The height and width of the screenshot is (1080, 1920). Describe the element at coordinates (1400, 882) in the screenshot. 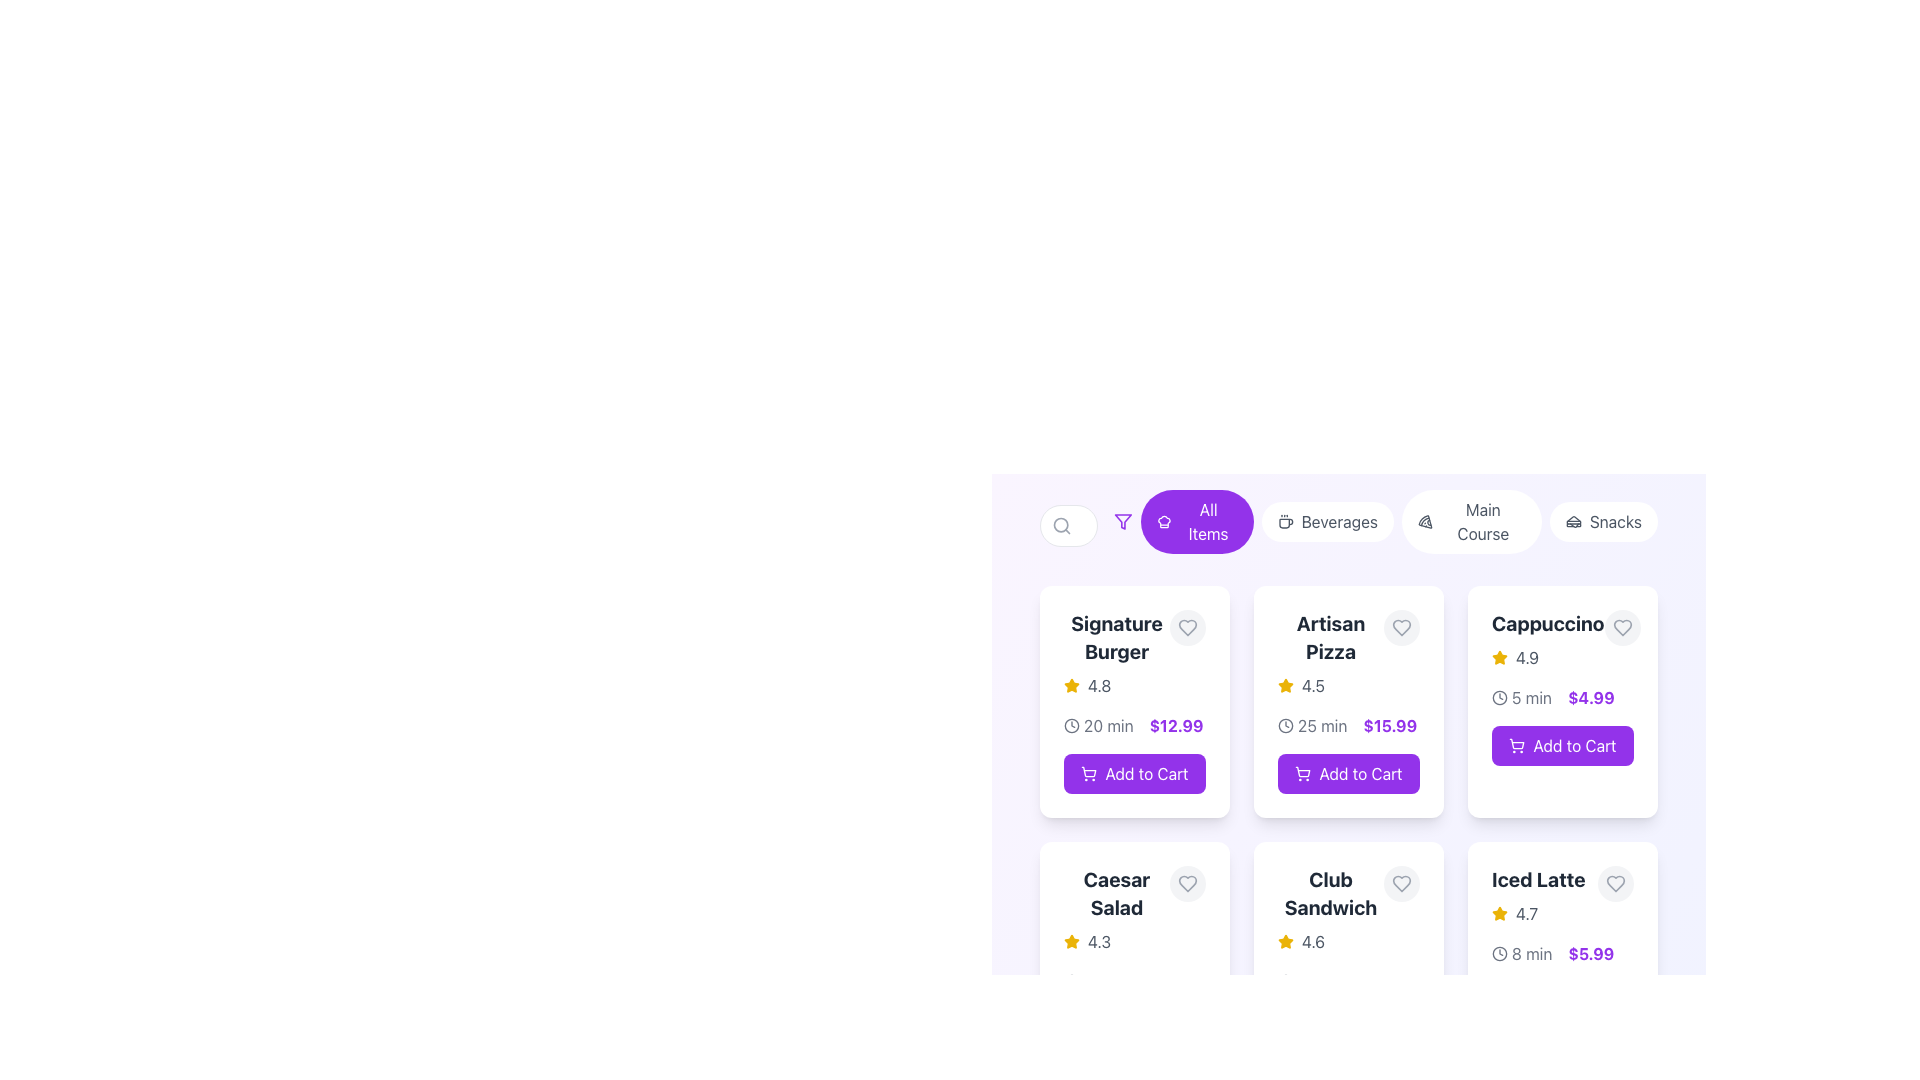

I see `the favorite icon located in the top-right corner of the 'Club Sandwich' card` at that location.